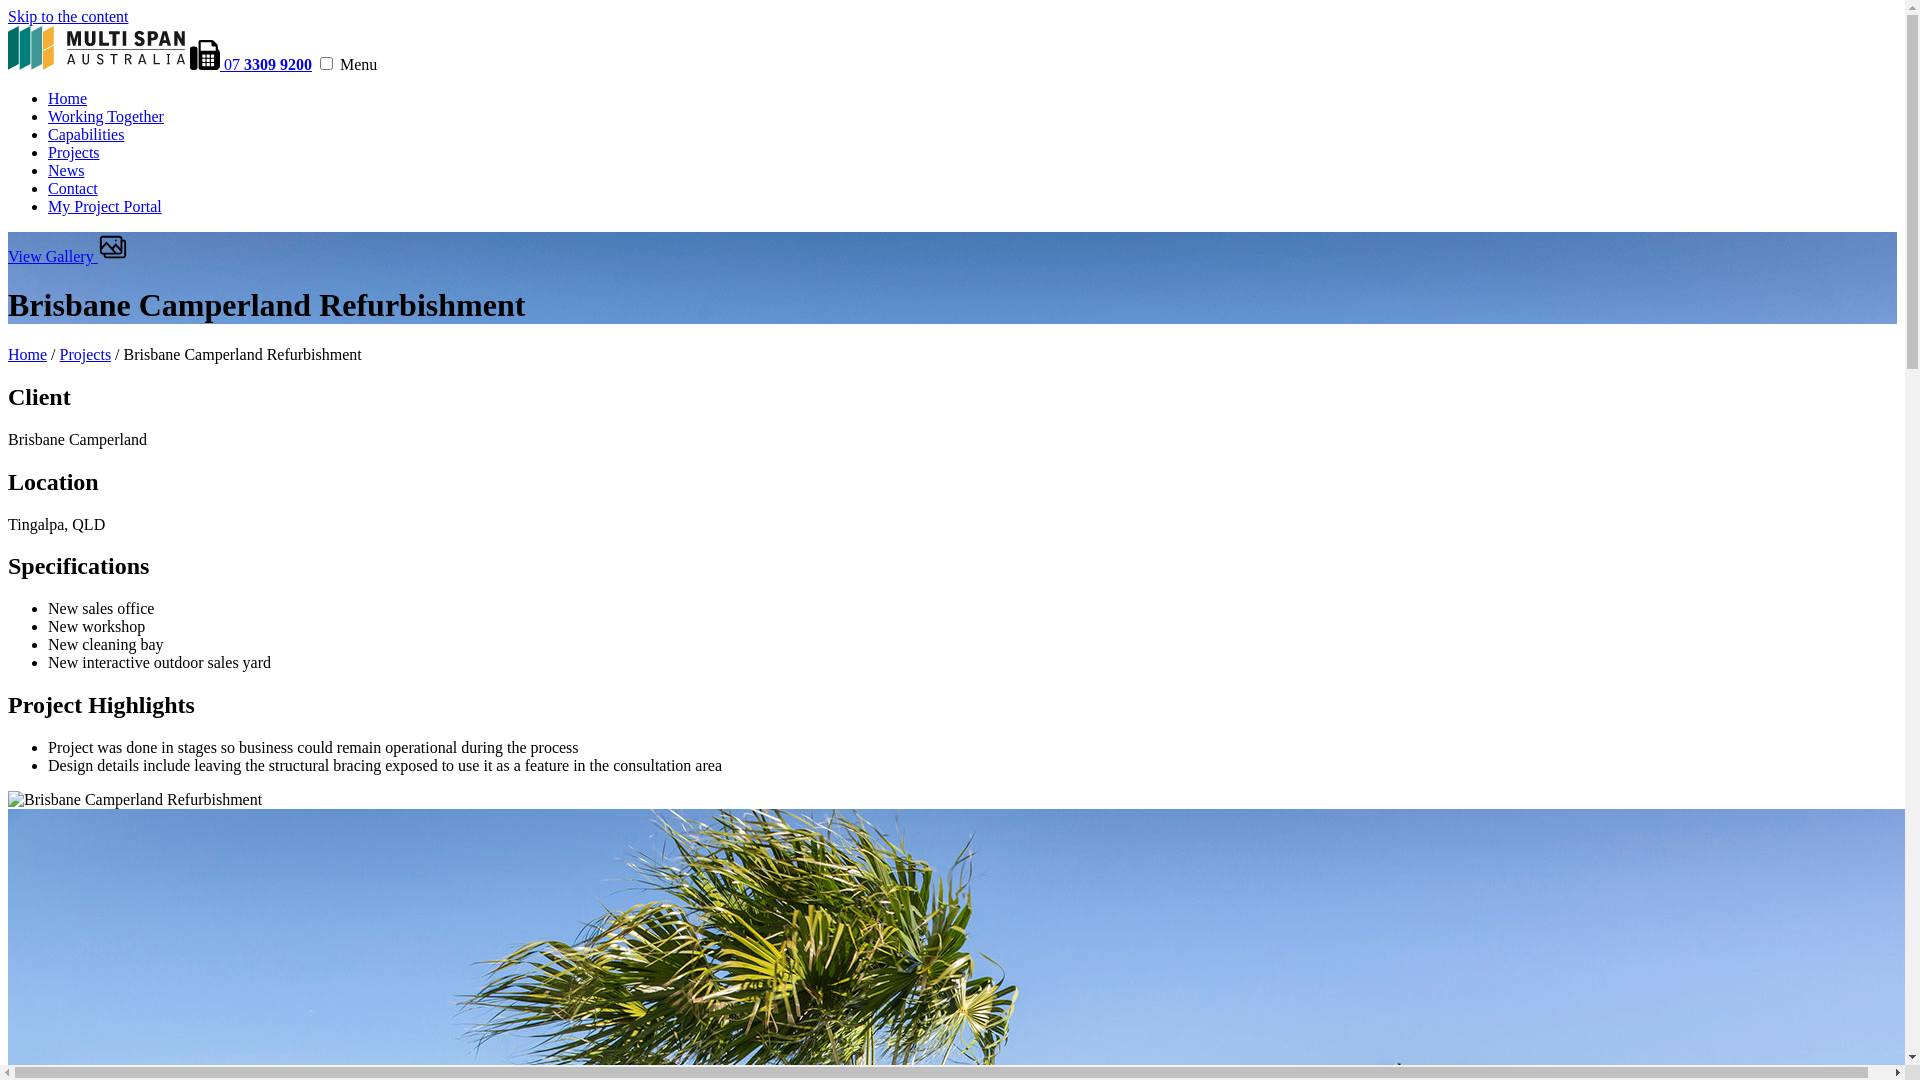  I want to click on 'View Gallery', so click(67, 255).